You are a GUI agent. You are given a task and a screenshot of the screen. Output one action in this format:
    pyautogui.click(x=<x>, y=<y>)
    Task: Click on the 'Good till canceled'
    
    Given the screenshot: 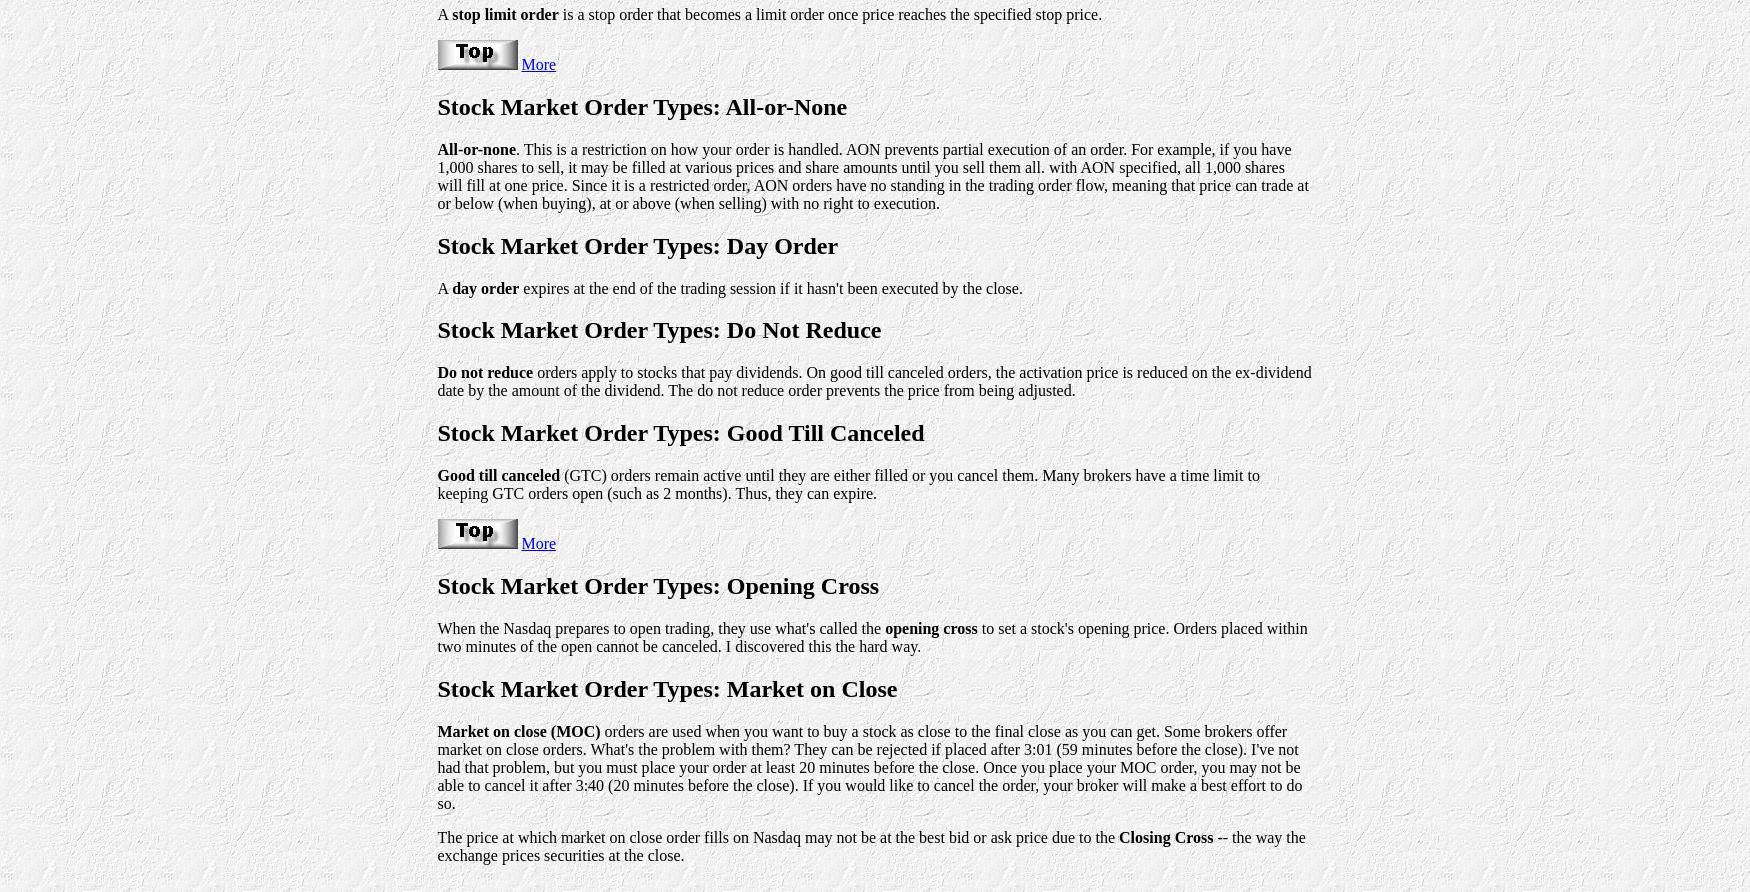 What is the action you would take?
    pyautogui.click(x=498, y=475)
    